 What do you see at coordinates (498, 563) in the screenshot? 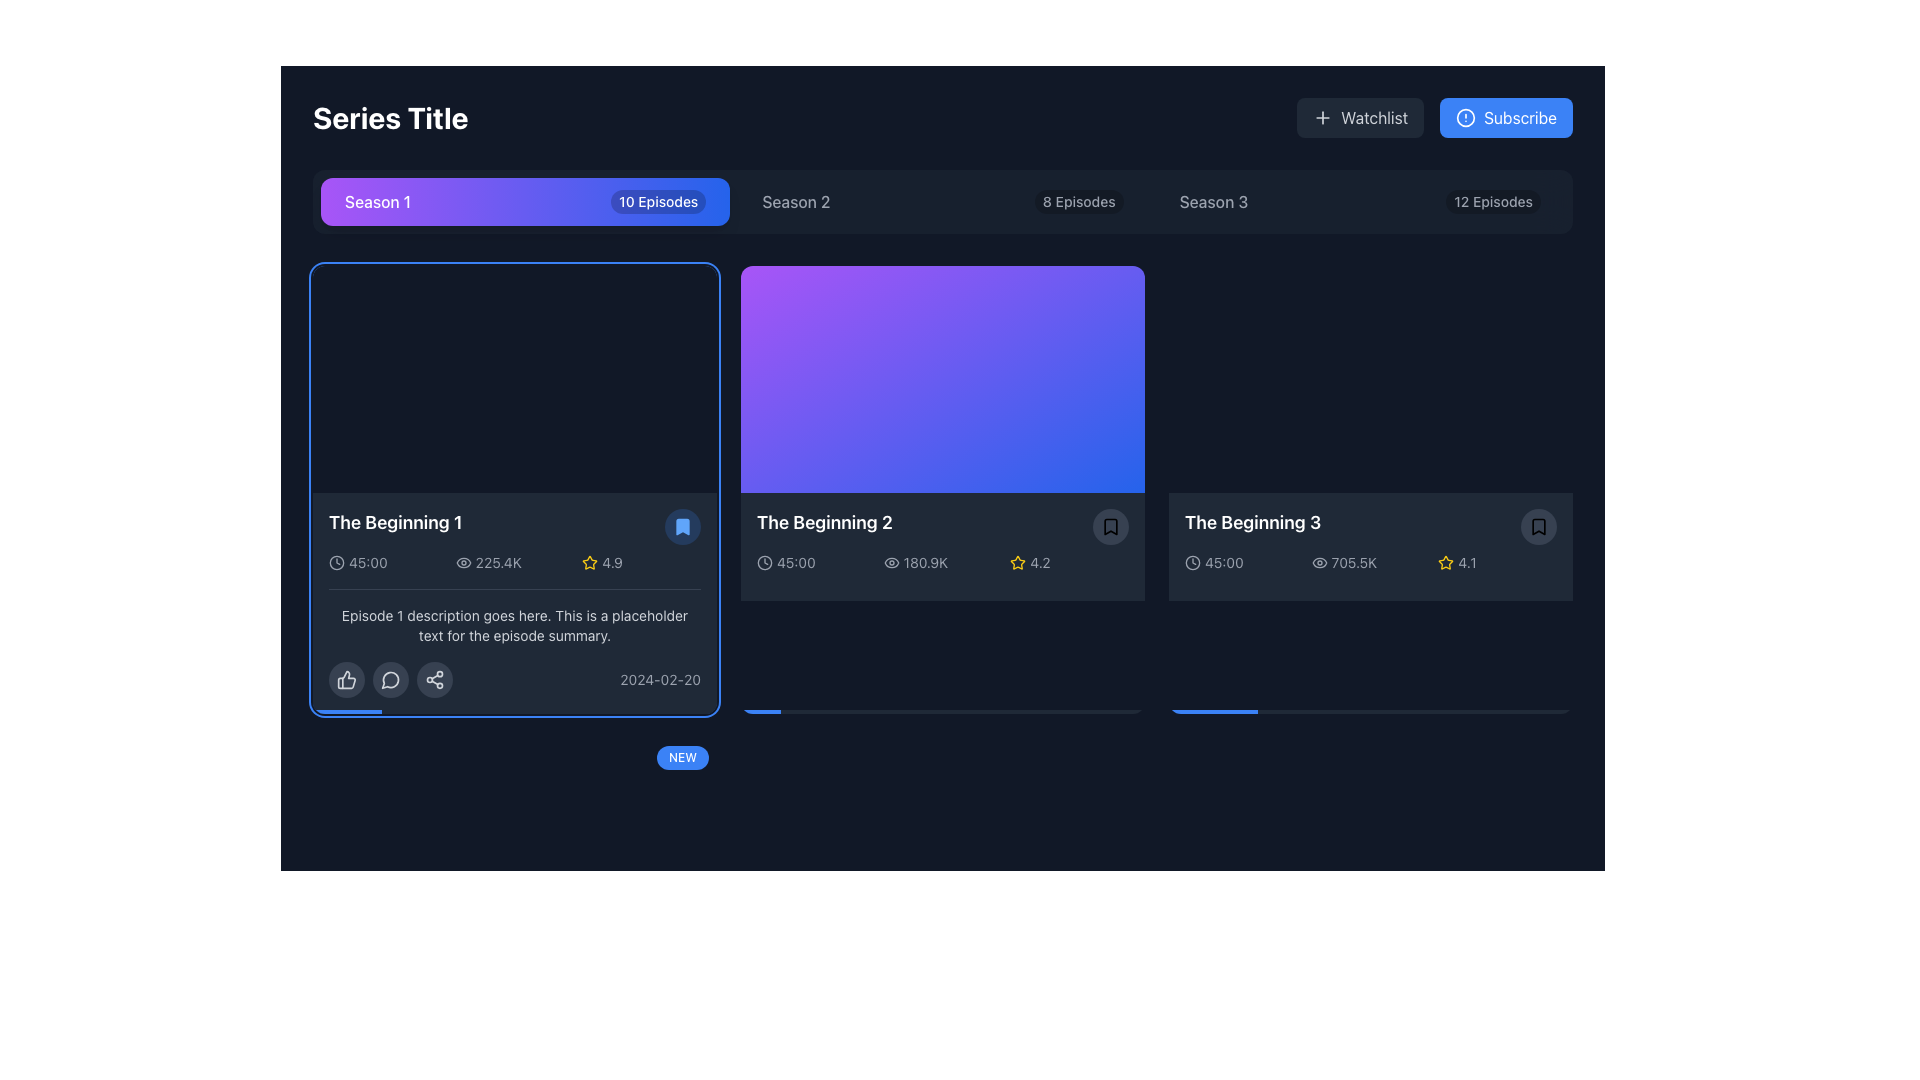
I see `view count displayed as '225.4K' in the information panel for the first item in the series list, which is visually represented in light-colored text against a dark background, next to an eye icon and star rating` at bounding box center [498, 563].